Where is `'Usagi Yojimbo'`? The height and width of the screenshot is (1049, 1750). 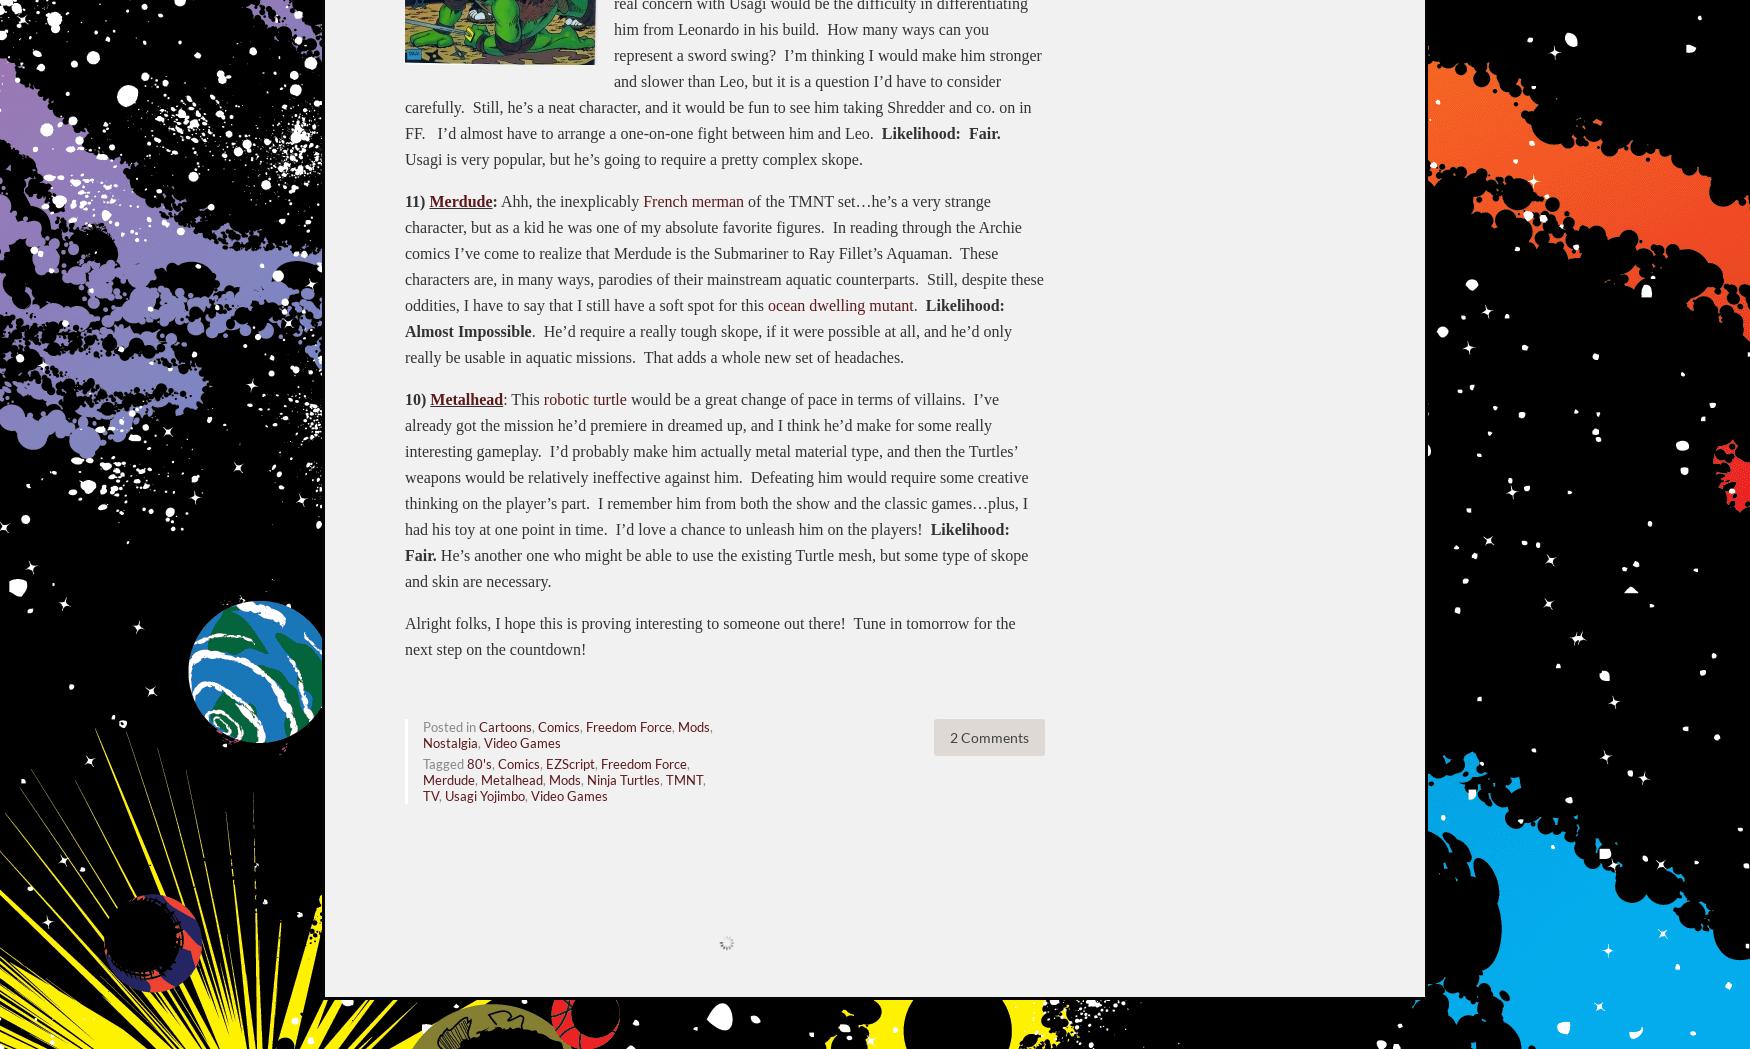
'Usagi Yojimbo' is located at coordinates (484, 795).